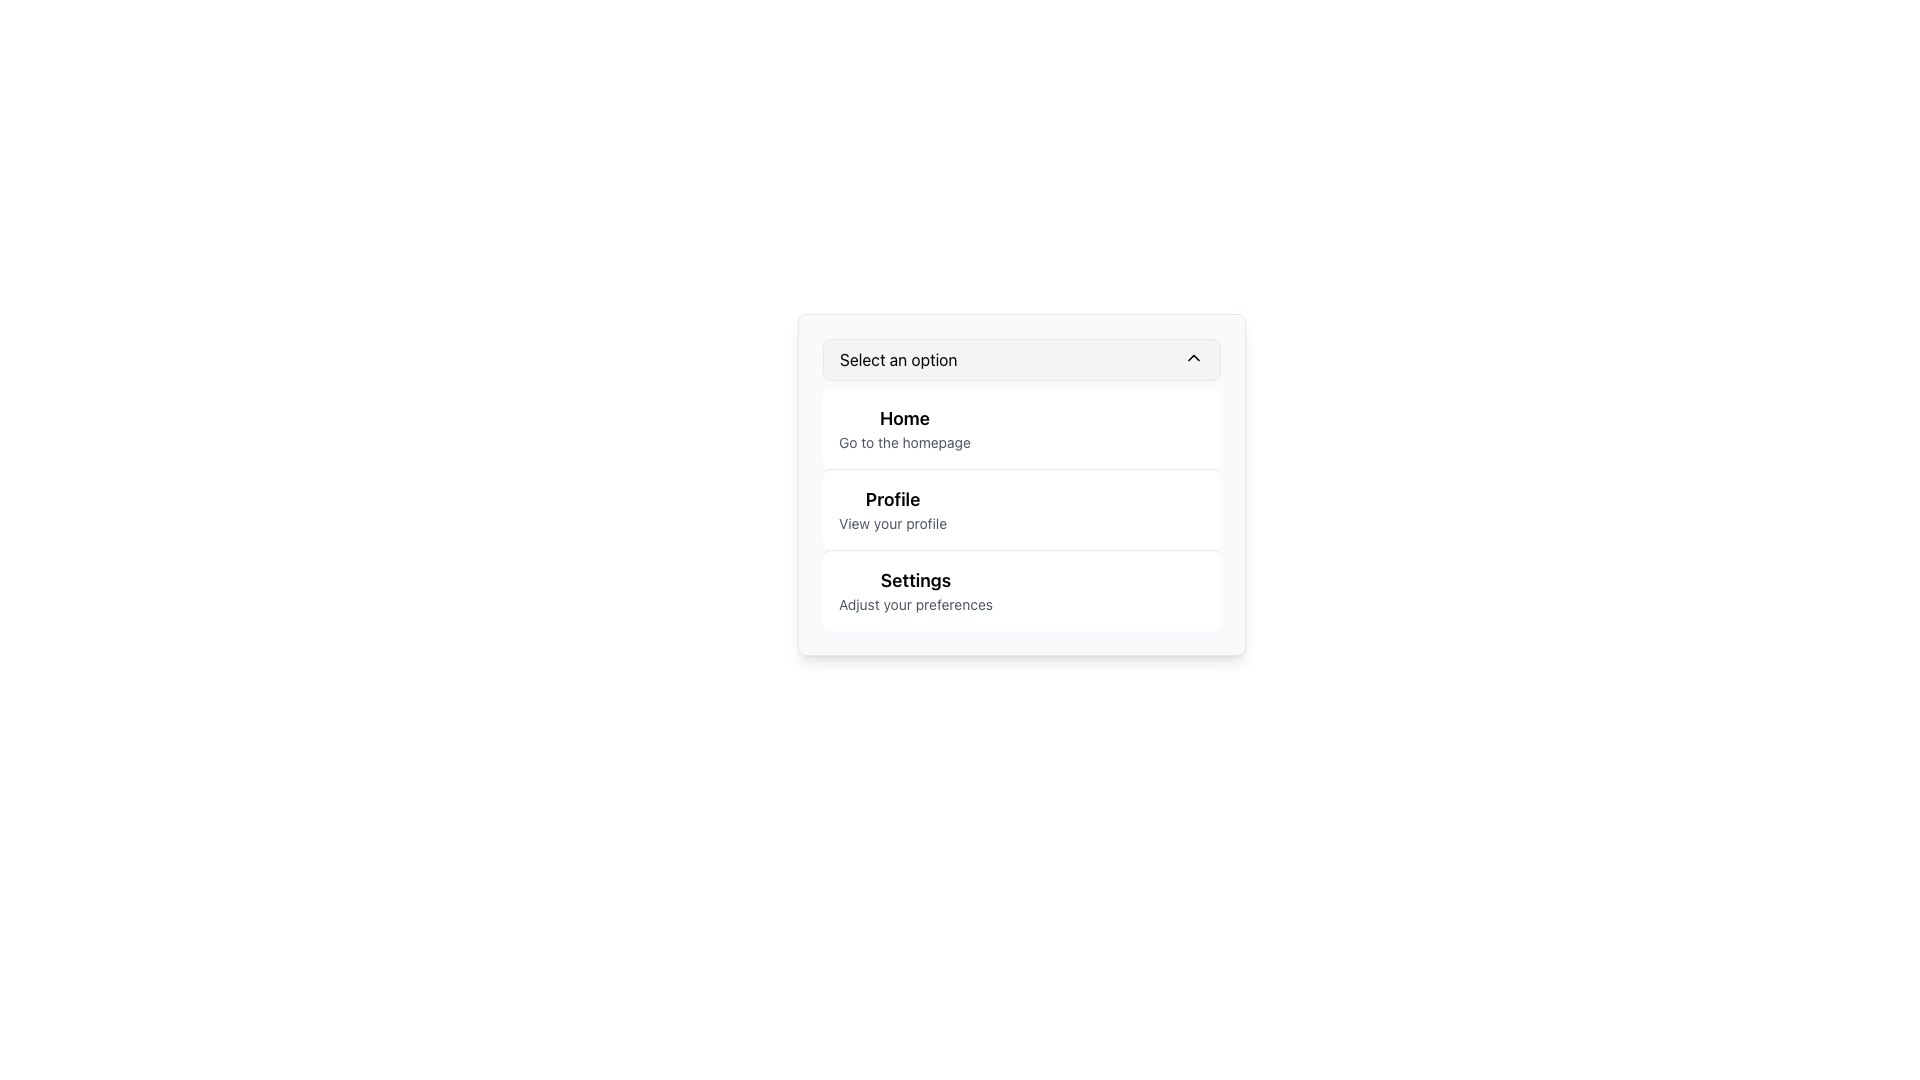  What do you see at coordinates (915, 581) in the screenshot?
I see `the bold 'Settings' text label in the dropdown menu` at bounding box center [915, 581].